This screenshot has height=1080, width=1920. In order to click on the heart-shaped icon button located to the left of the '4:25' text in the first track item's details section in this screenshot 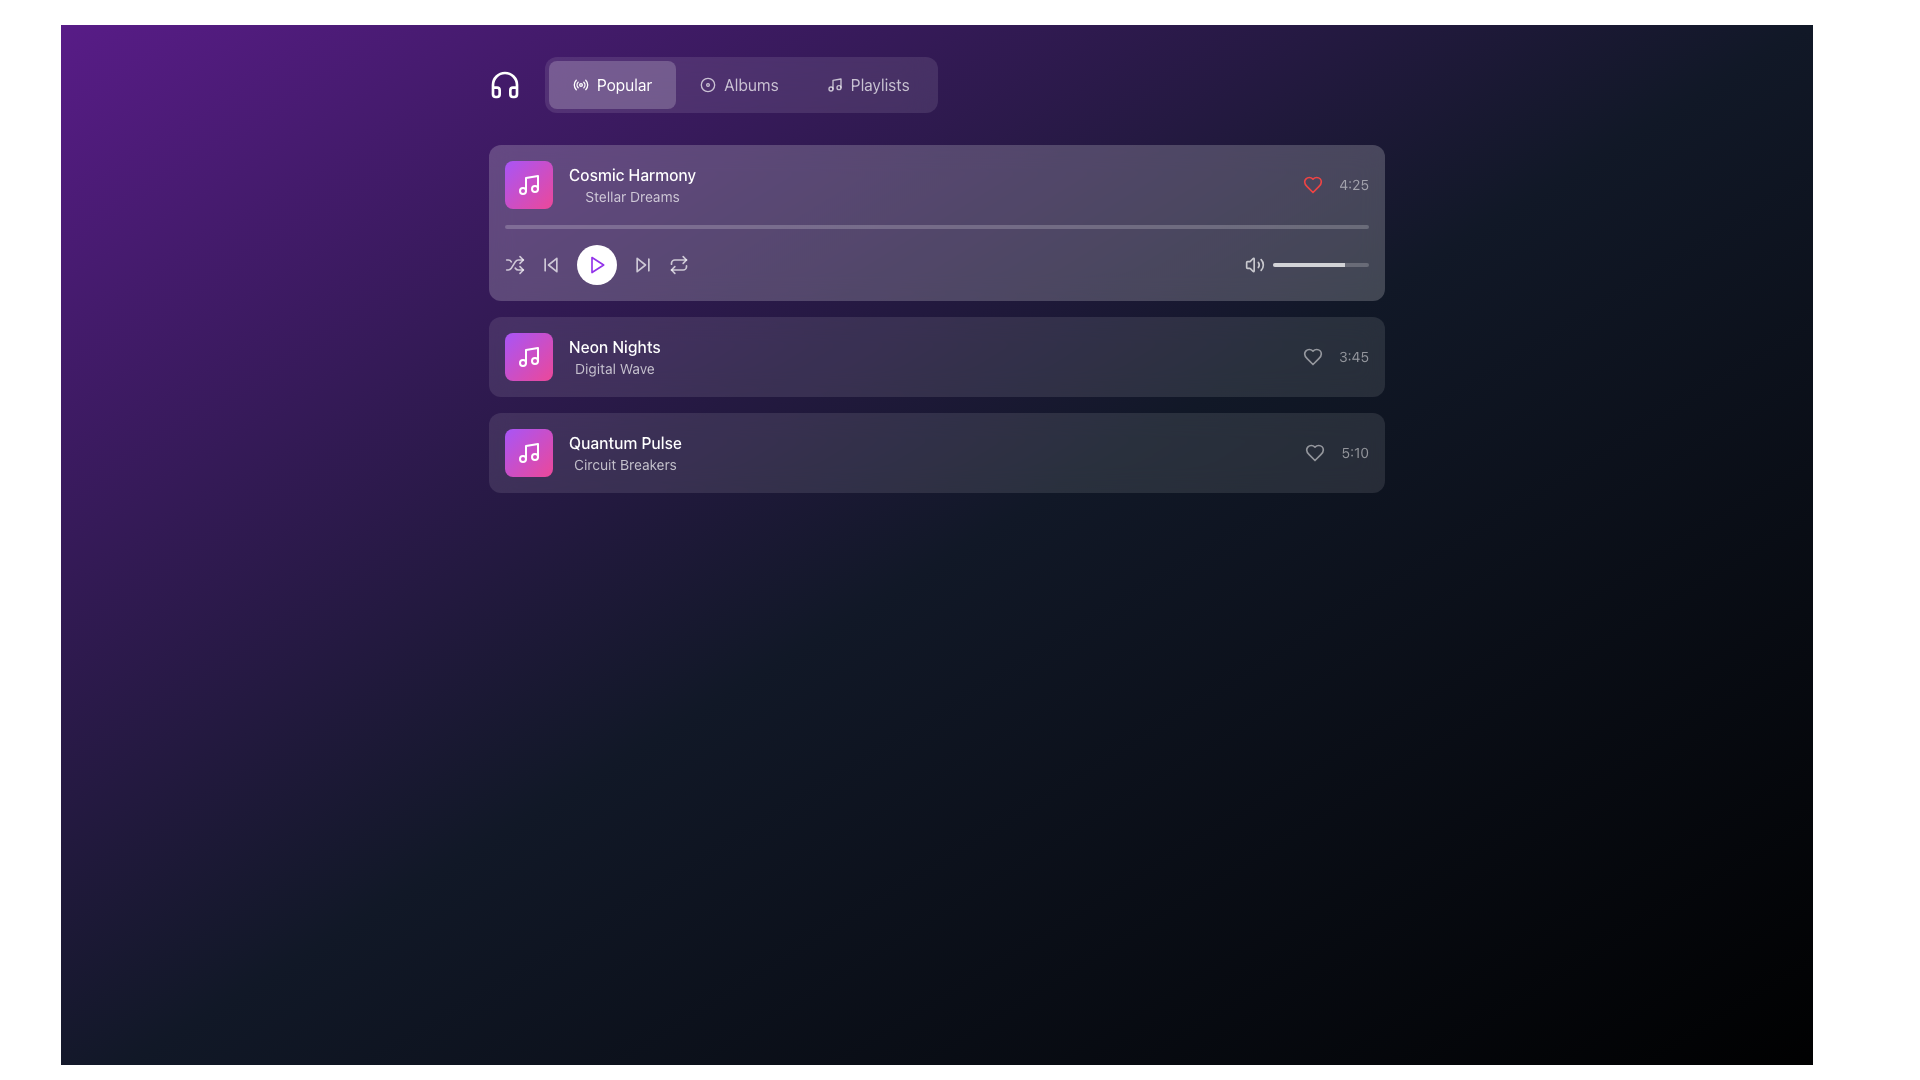, I will do `click(1313, 185)`.